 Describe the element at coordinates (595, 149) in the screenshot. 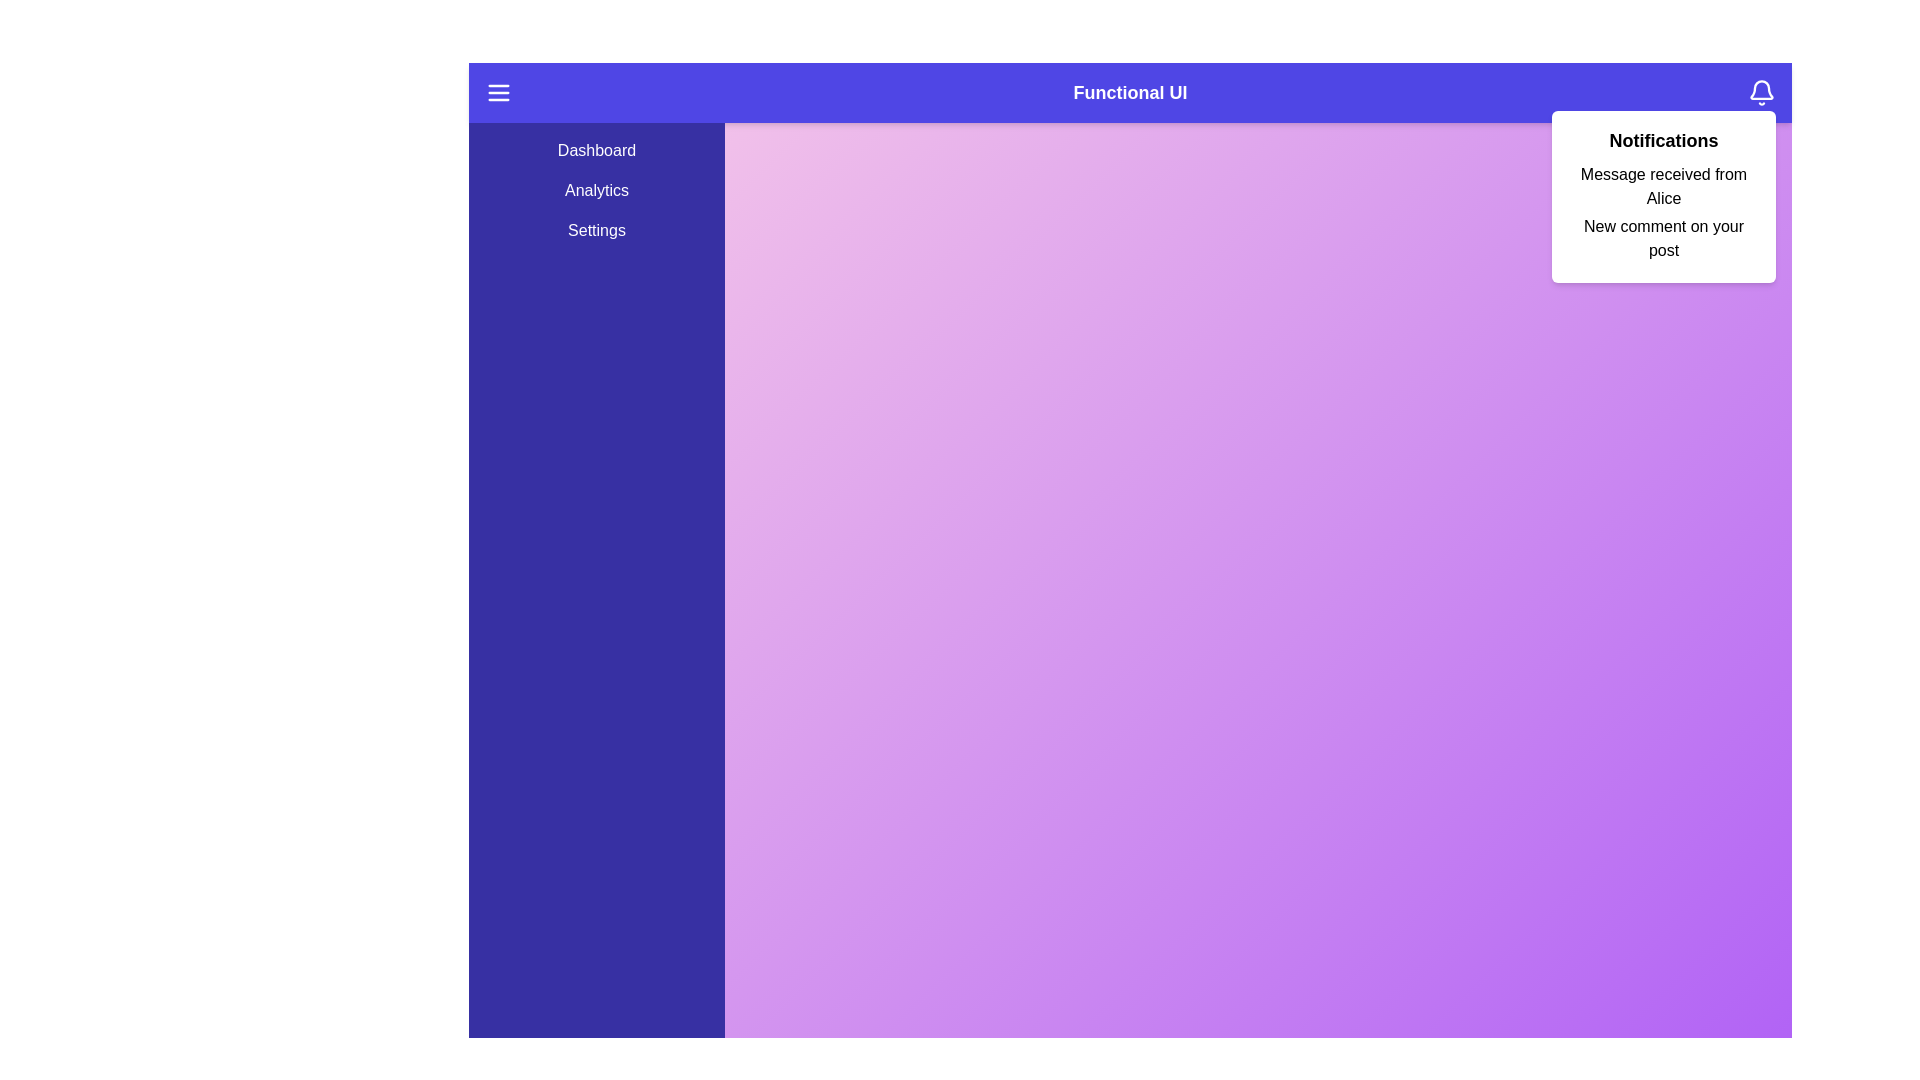

I see `the menu item Dashboard from the side menu` at that location.